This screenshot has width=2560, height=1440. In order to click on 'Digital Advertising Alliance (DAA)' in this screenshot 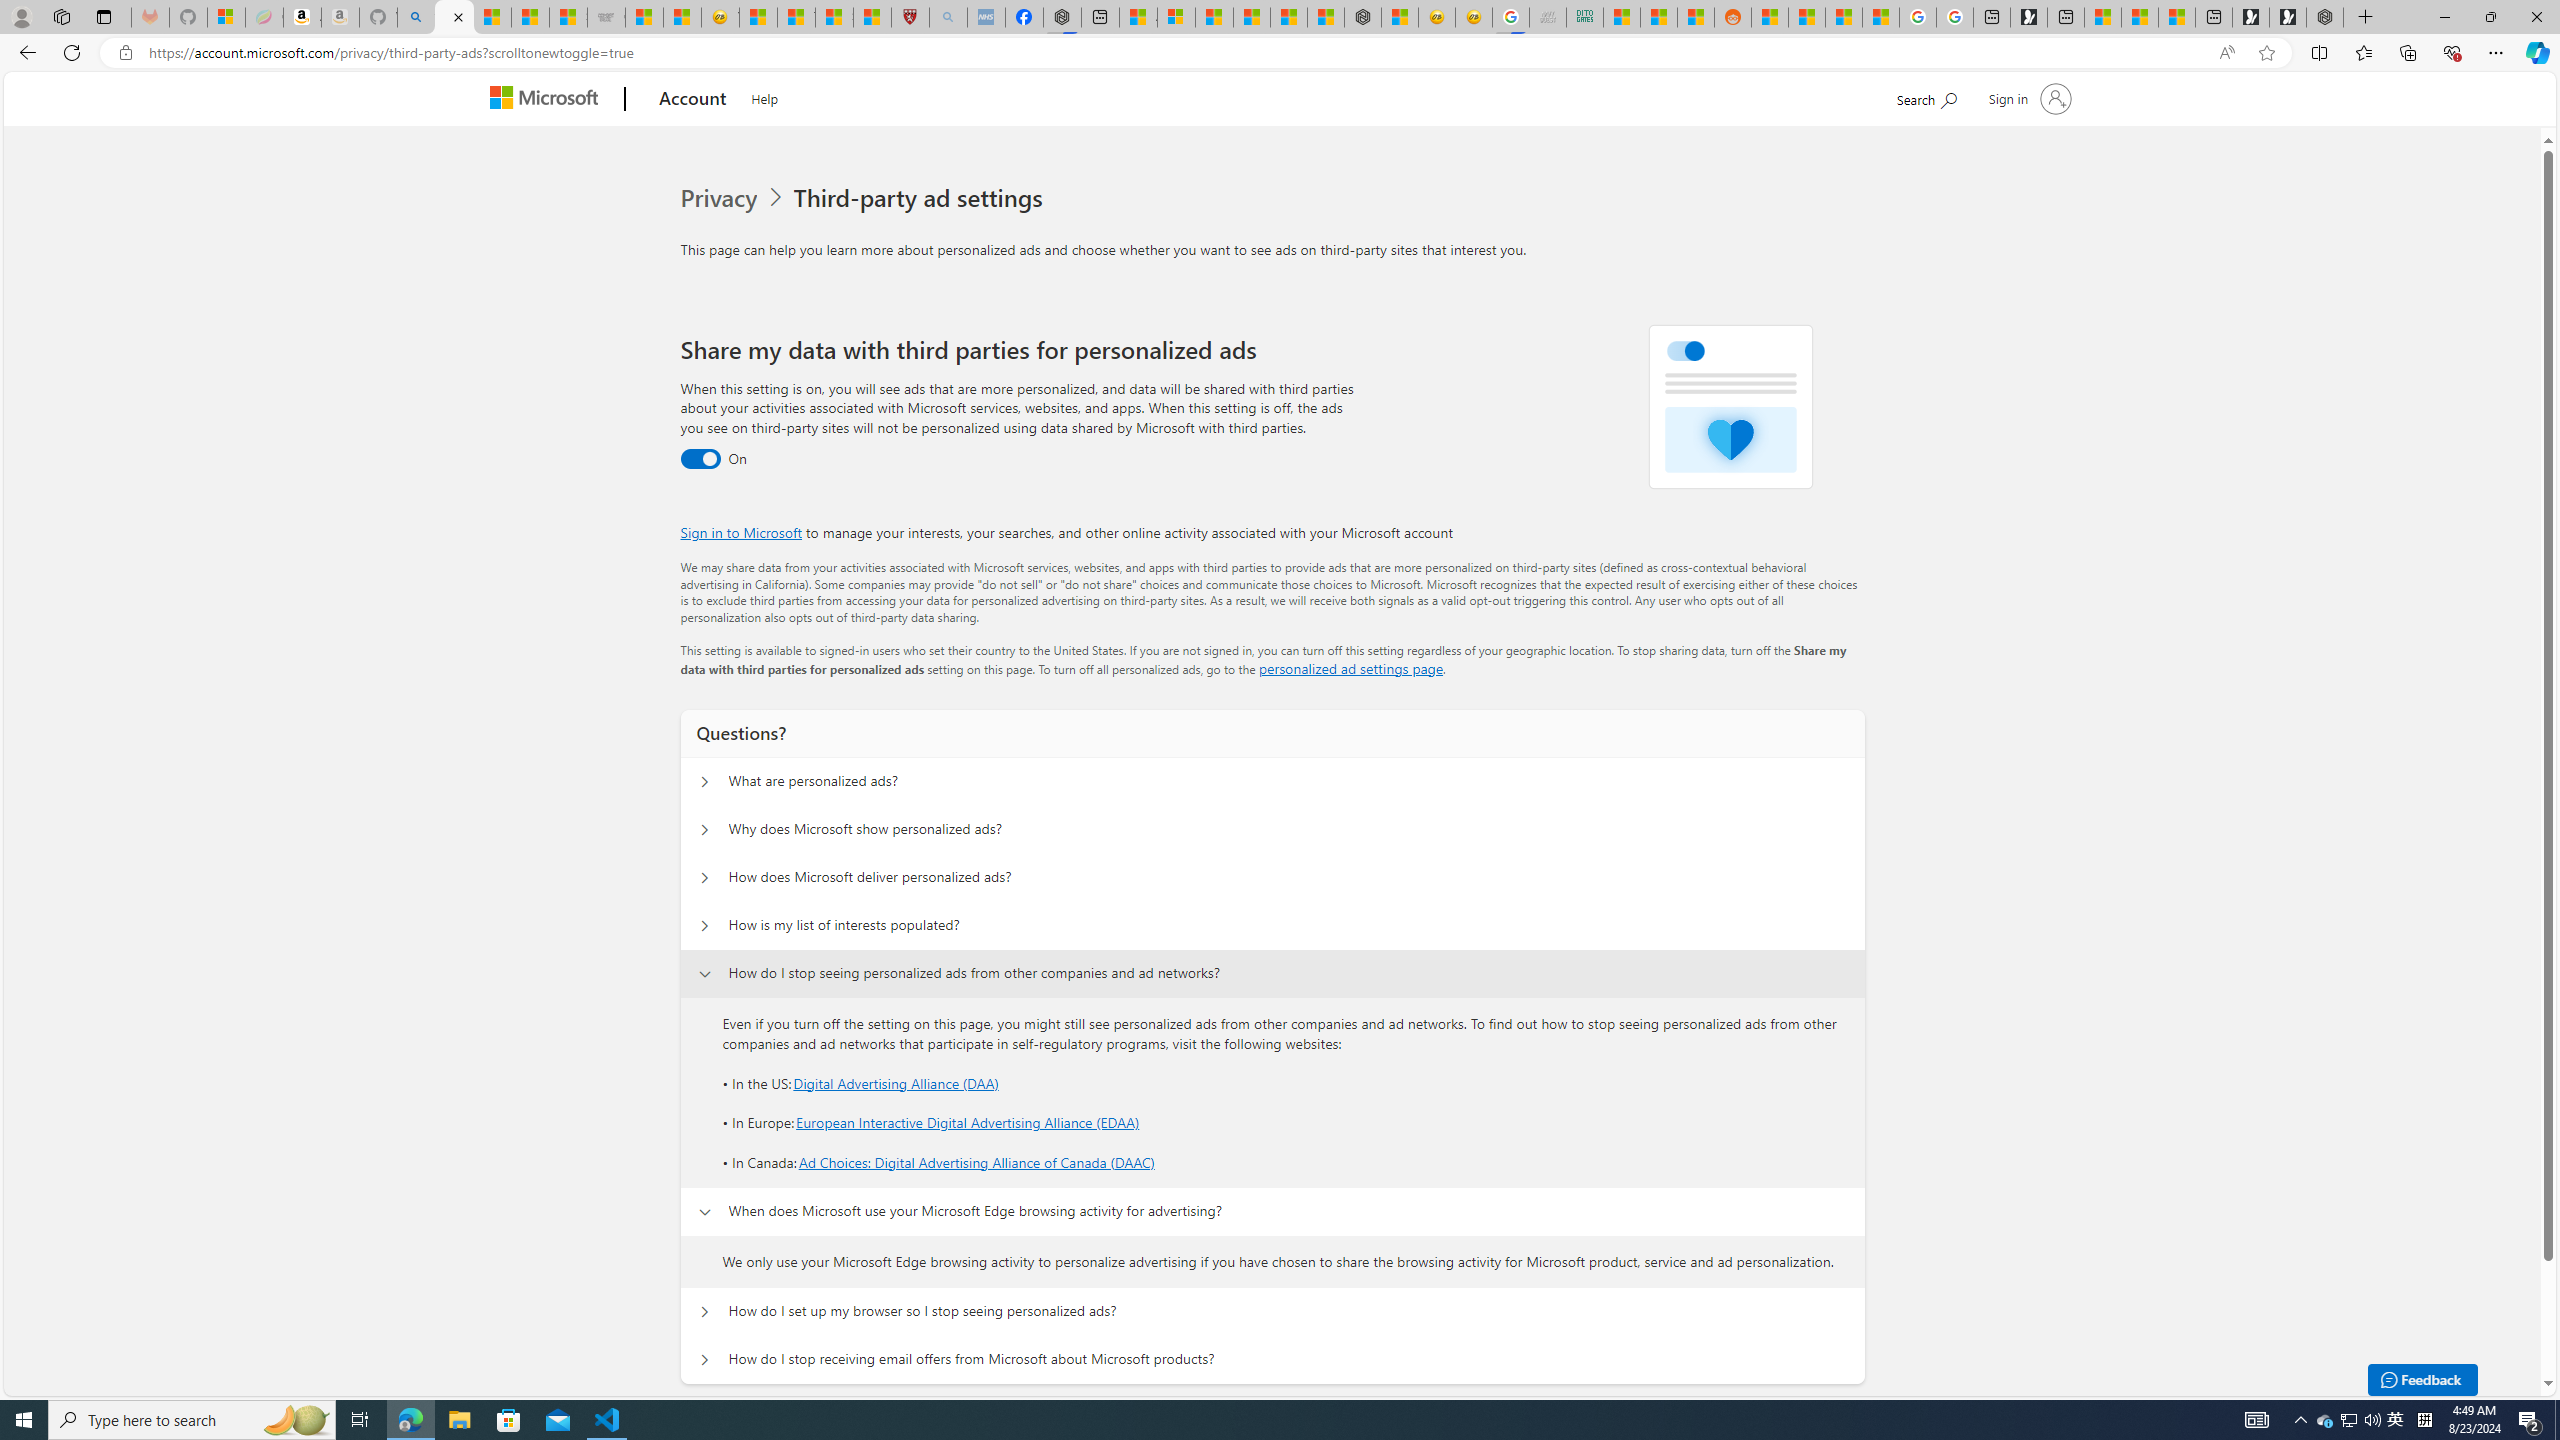, I will do `click(896, 1081)`.